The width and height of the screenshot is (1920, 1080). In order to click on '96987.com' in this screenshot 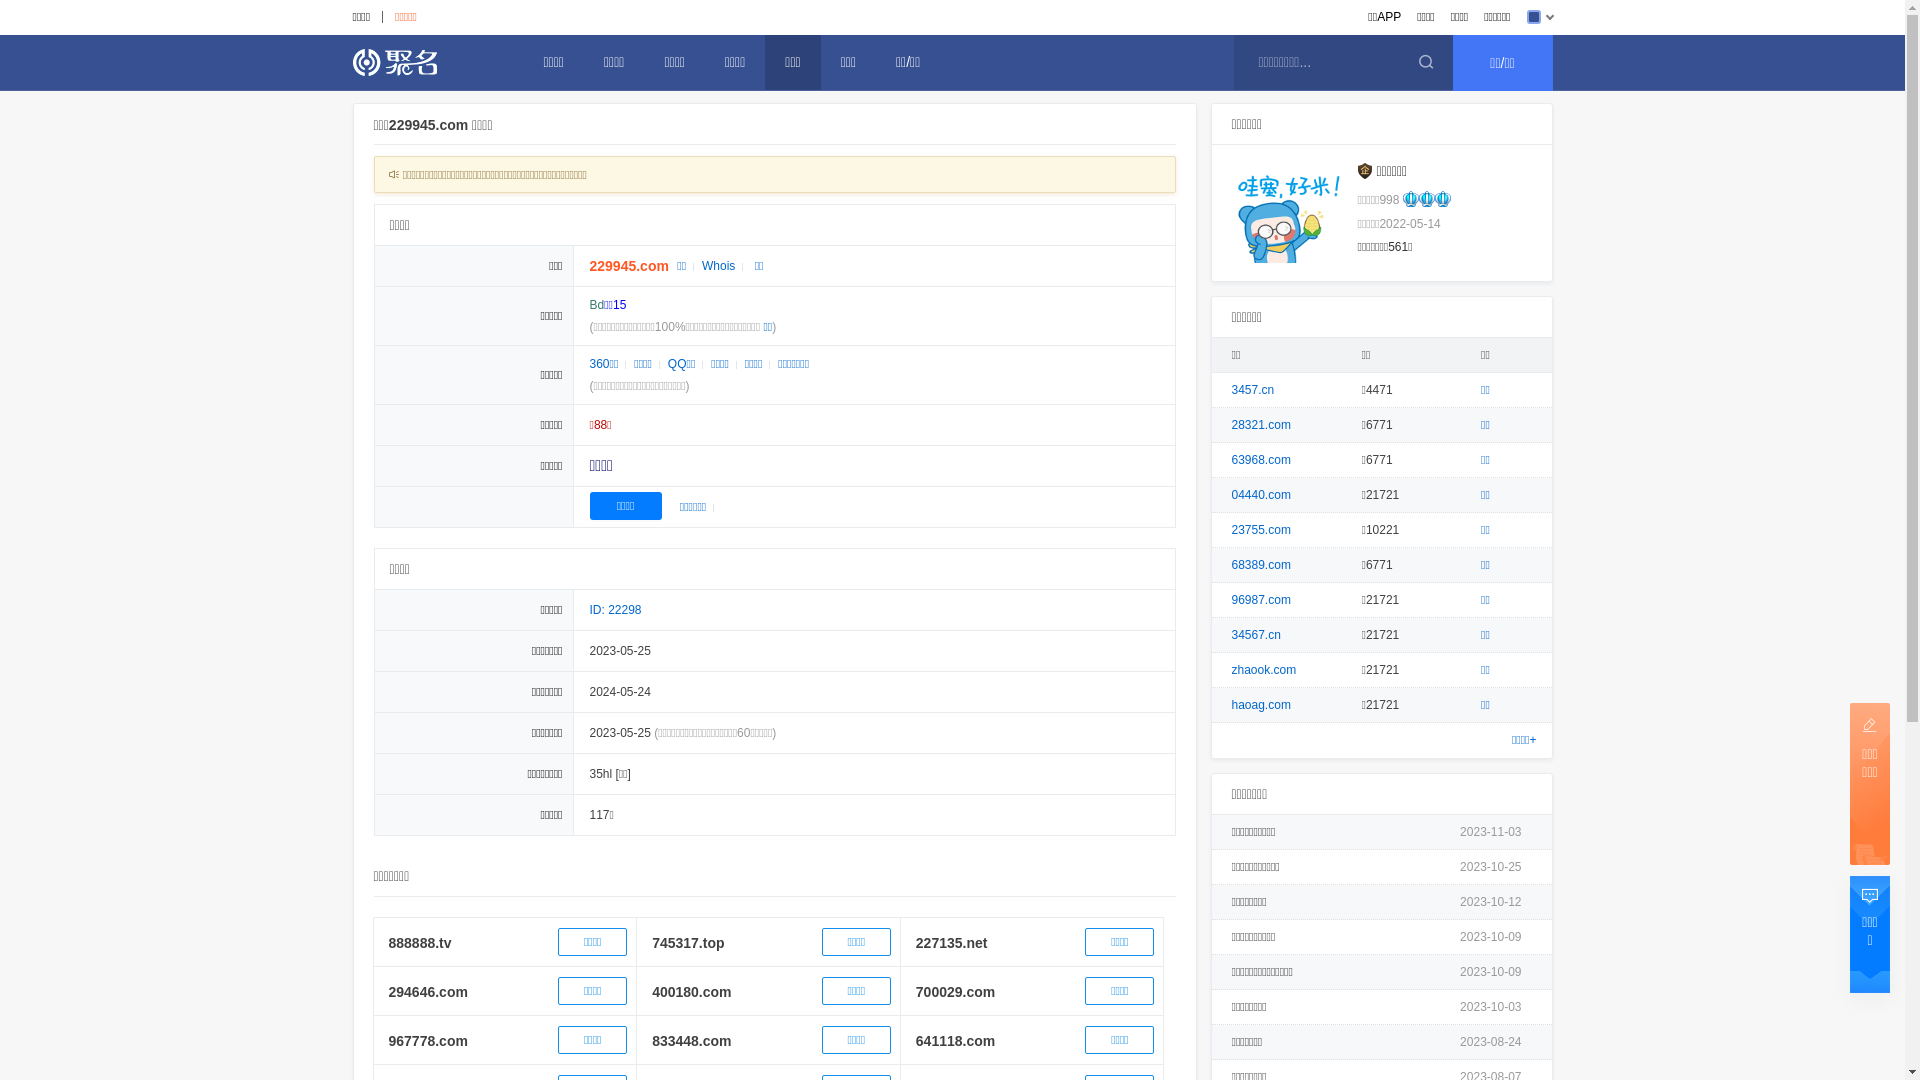, I will do `click(1260, 599)`.